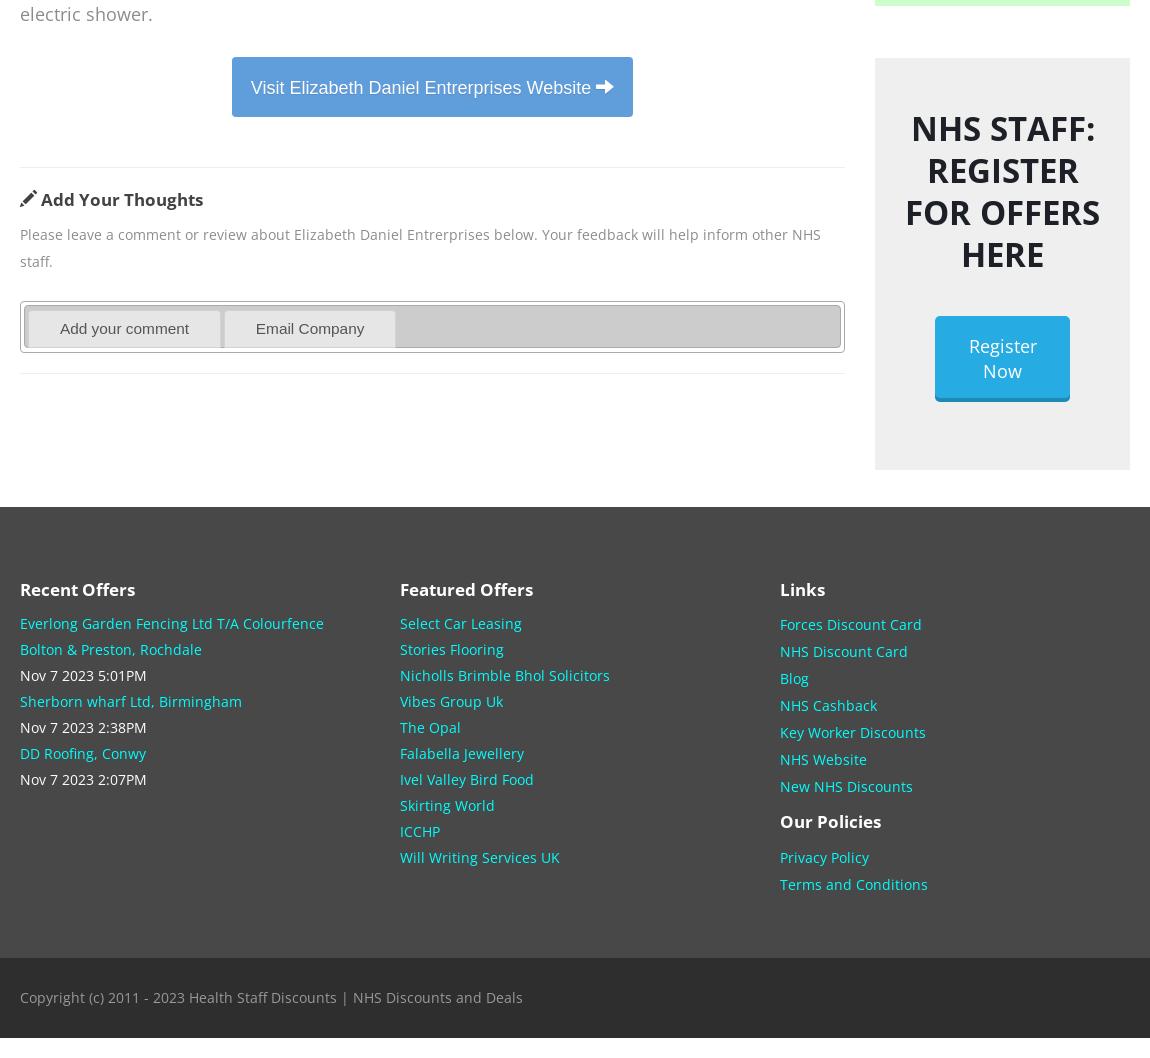  What do you see at coordinates (19, 995) in the screenshot?
I see `'Copyright (c) 2011 - 2023 Health Staff Discounts | NHS Discounts and Deals'` at bounding box center [19, 995].